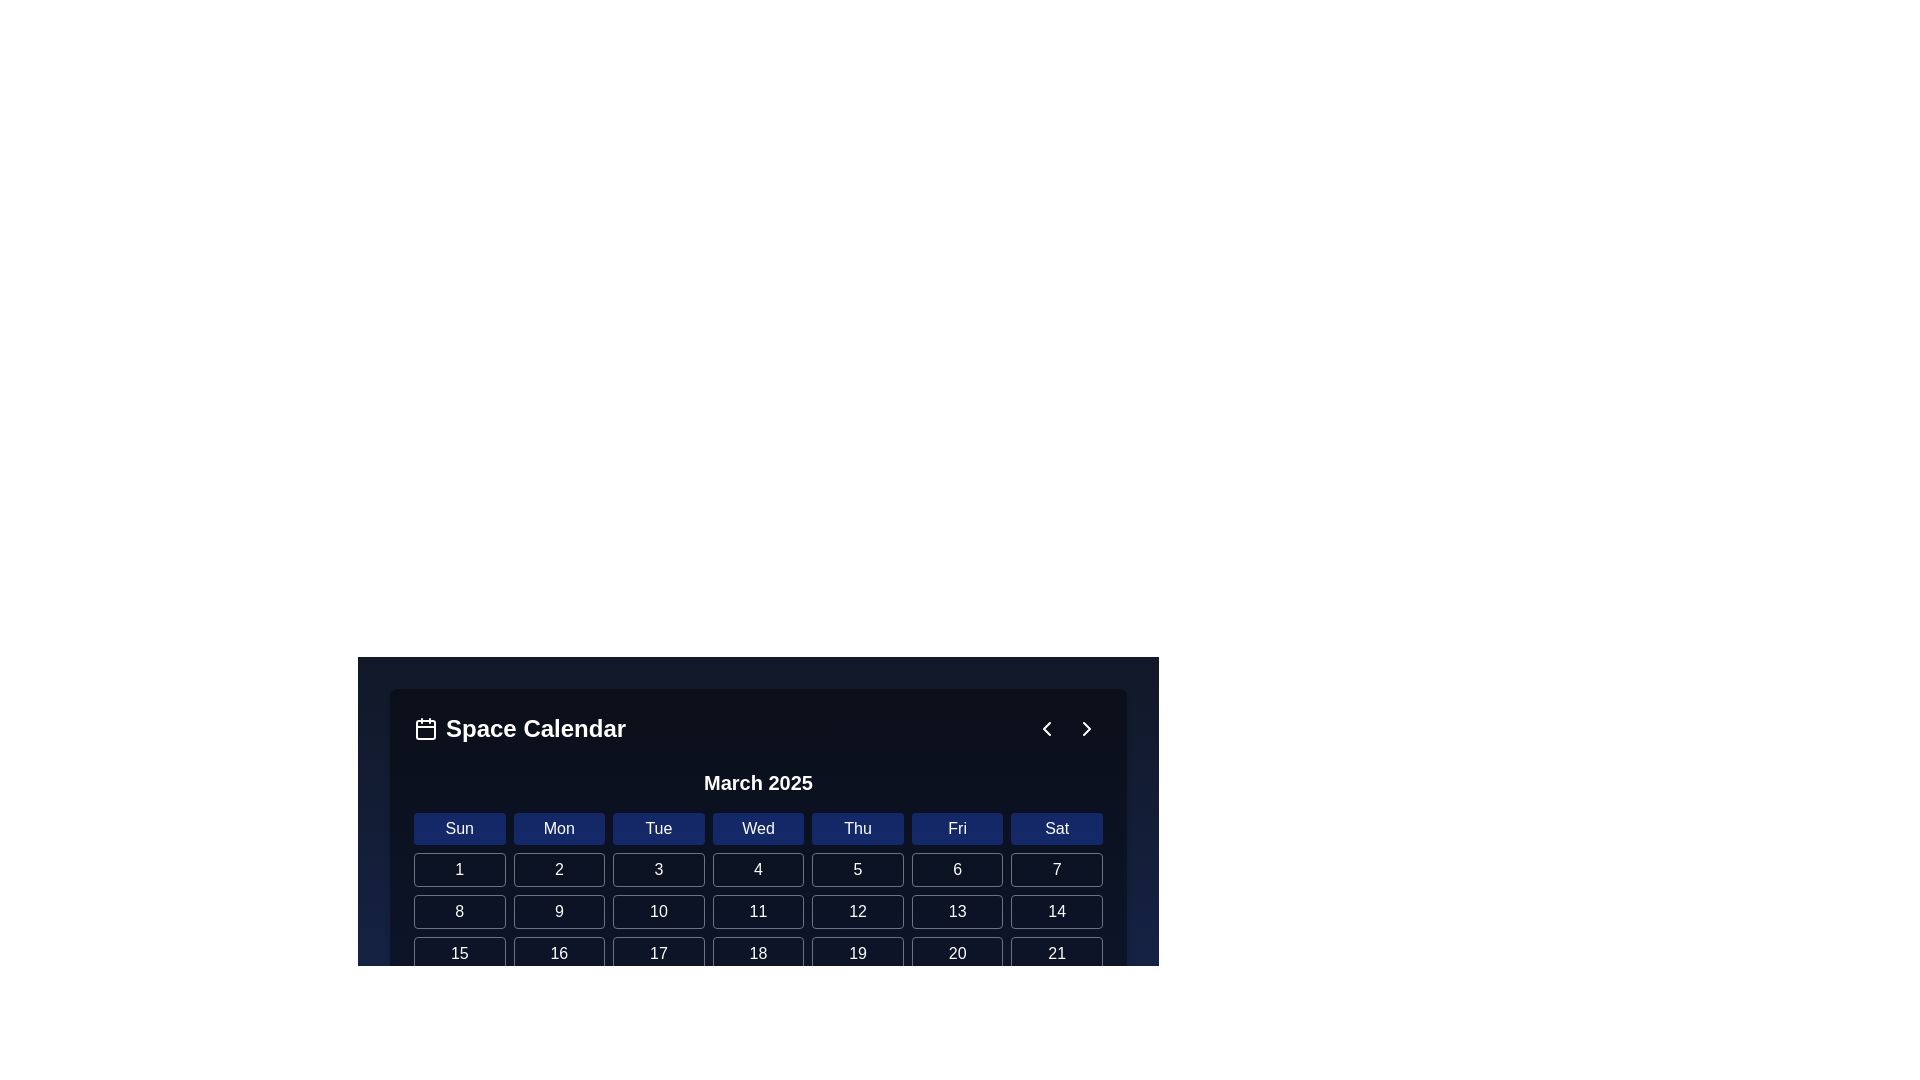 This screenshot has width=1920, height=1080. I want to click on the Date cell displaying the number '9' in the calendar grid, which is located in the third row and second column, below the 'Mon' header, so click(559, 911).